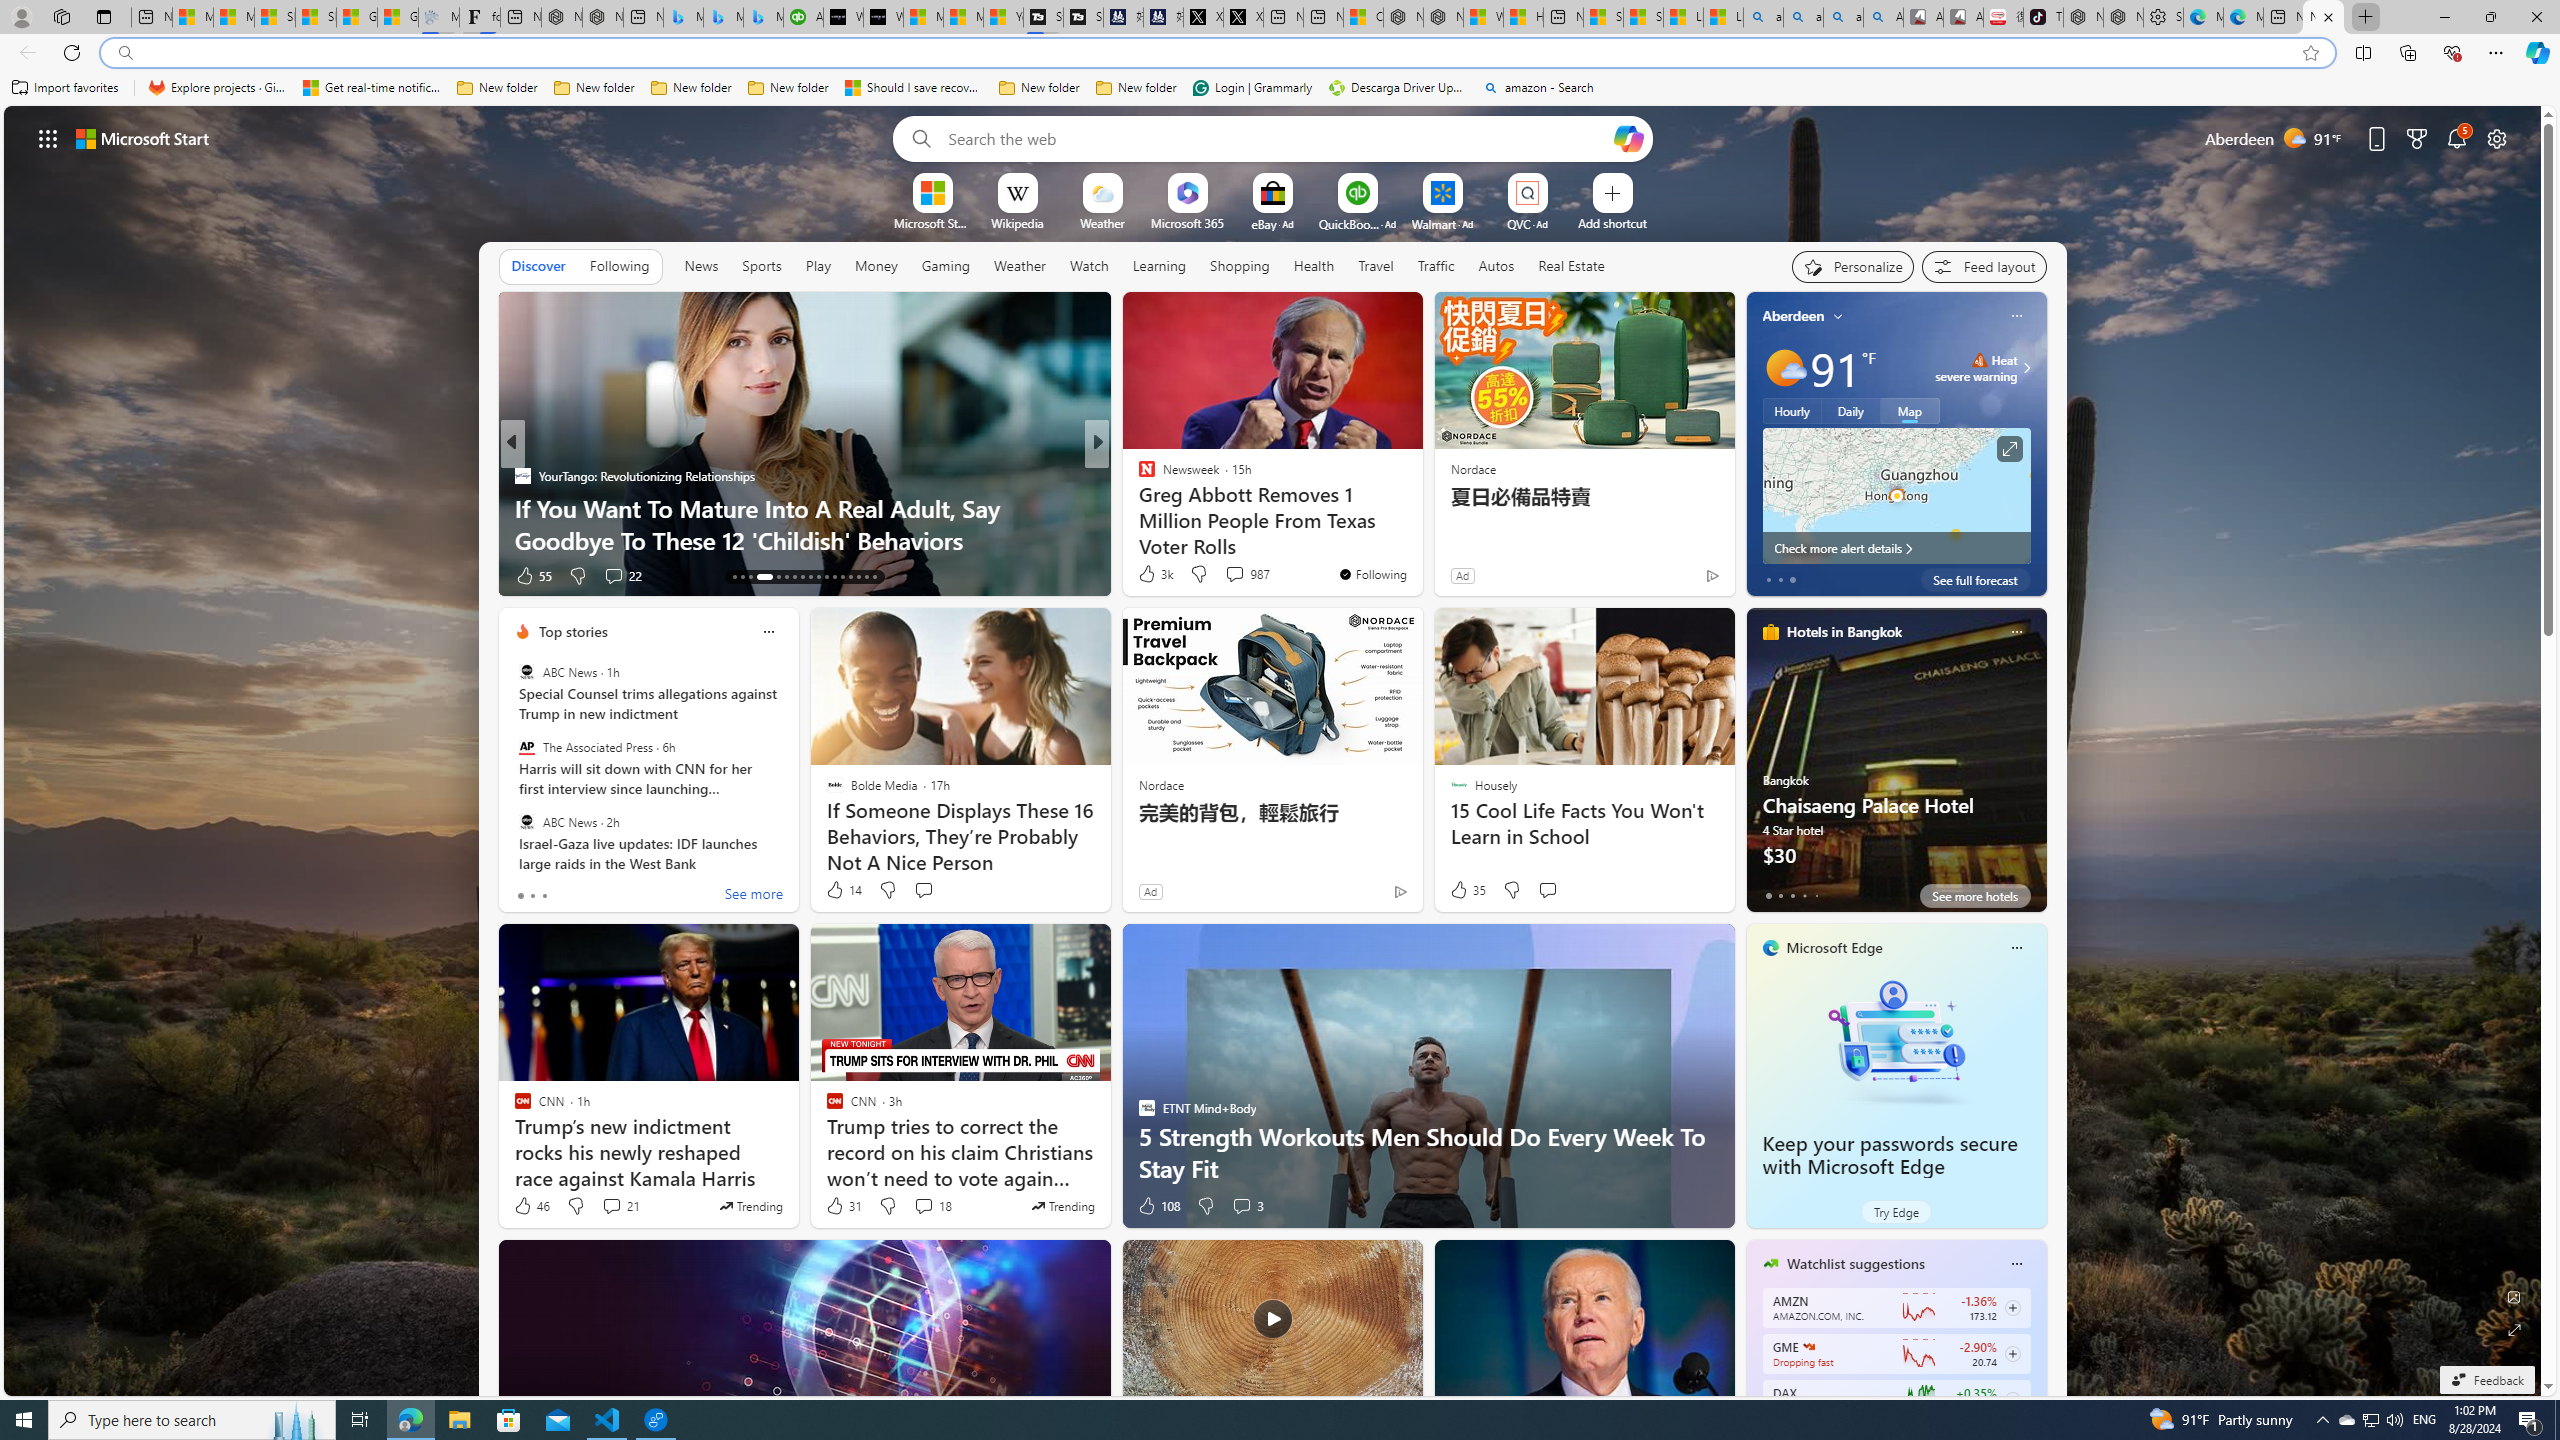 The image size is (2560, 1440). What do you see at coordinates (1137, 474) in the screenshot?
I see `'POLITICO'` at bounding box center [1137, 474].